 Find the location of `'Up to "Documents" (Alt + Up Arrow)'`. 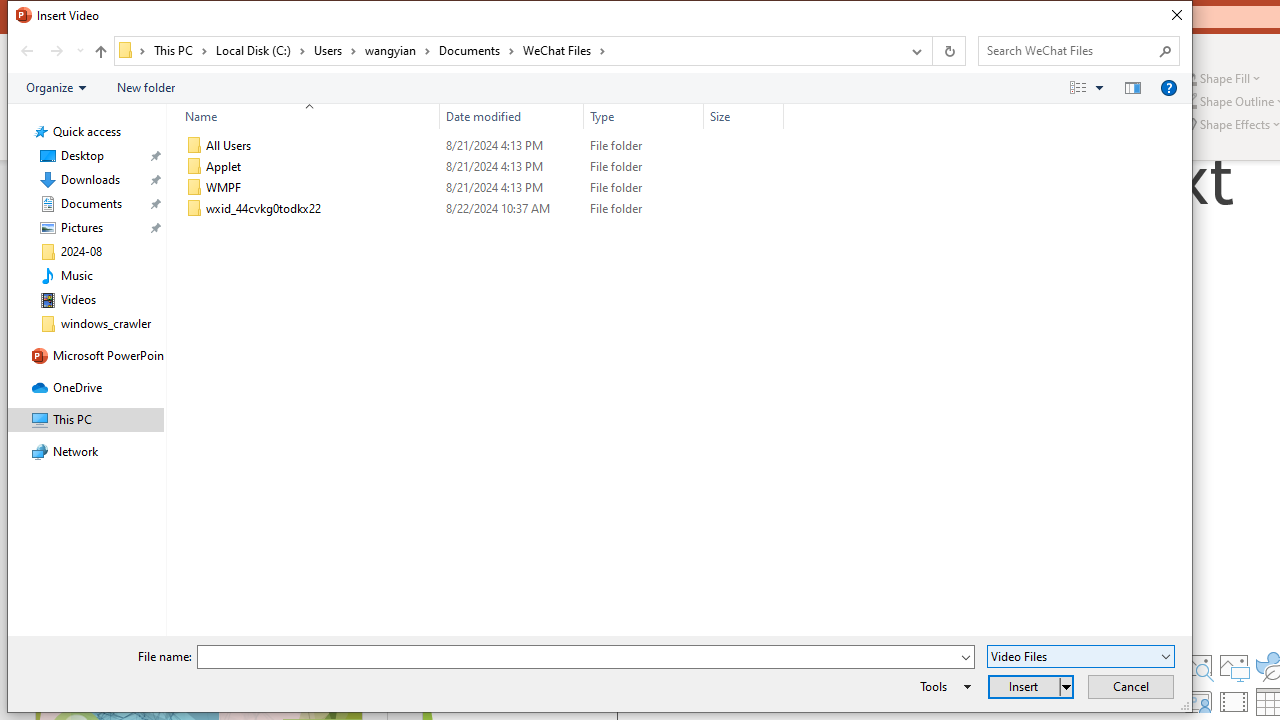

'Up to "Documents" (Alt + Up Arrow)' is located at coordinates (100, 51).